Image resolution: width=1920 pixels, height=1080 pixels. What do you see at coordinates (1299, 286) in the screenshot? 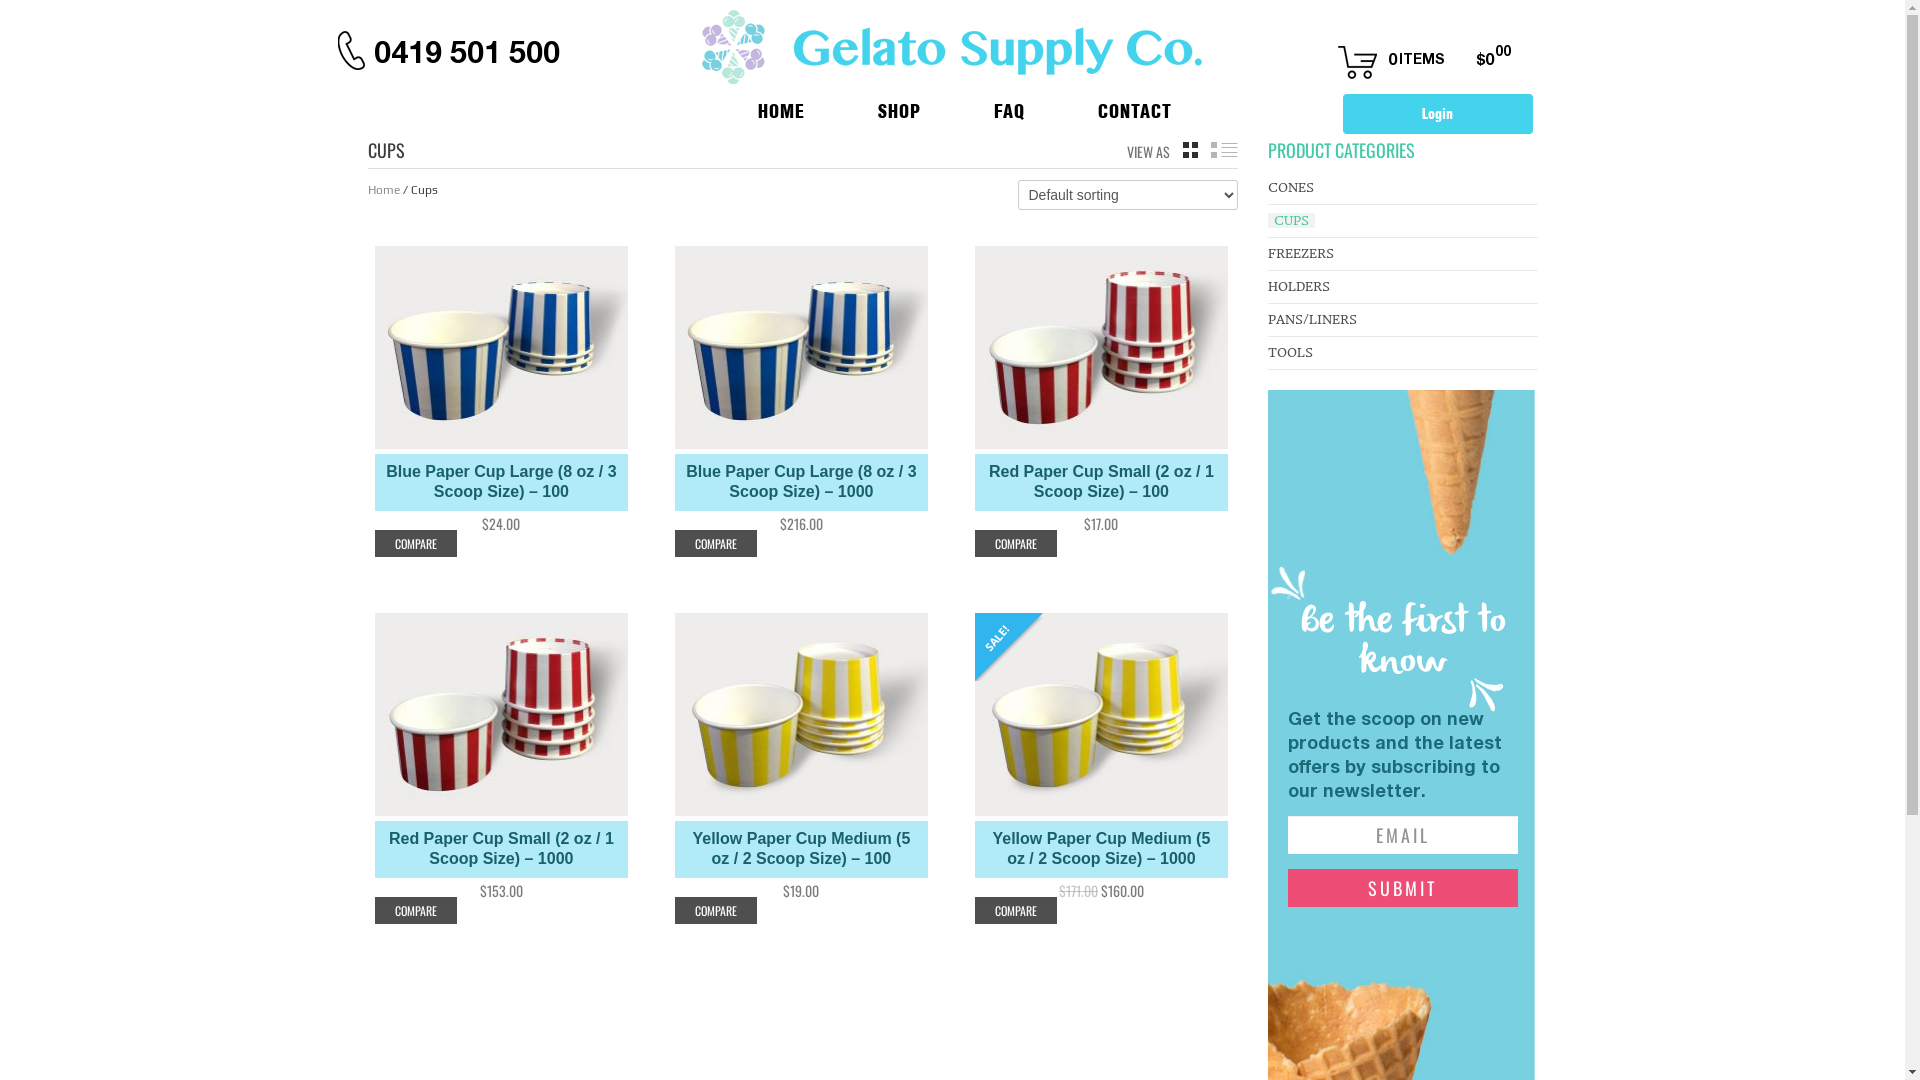
I see `'HOLDERS'` at bounding box center [1299, 286].